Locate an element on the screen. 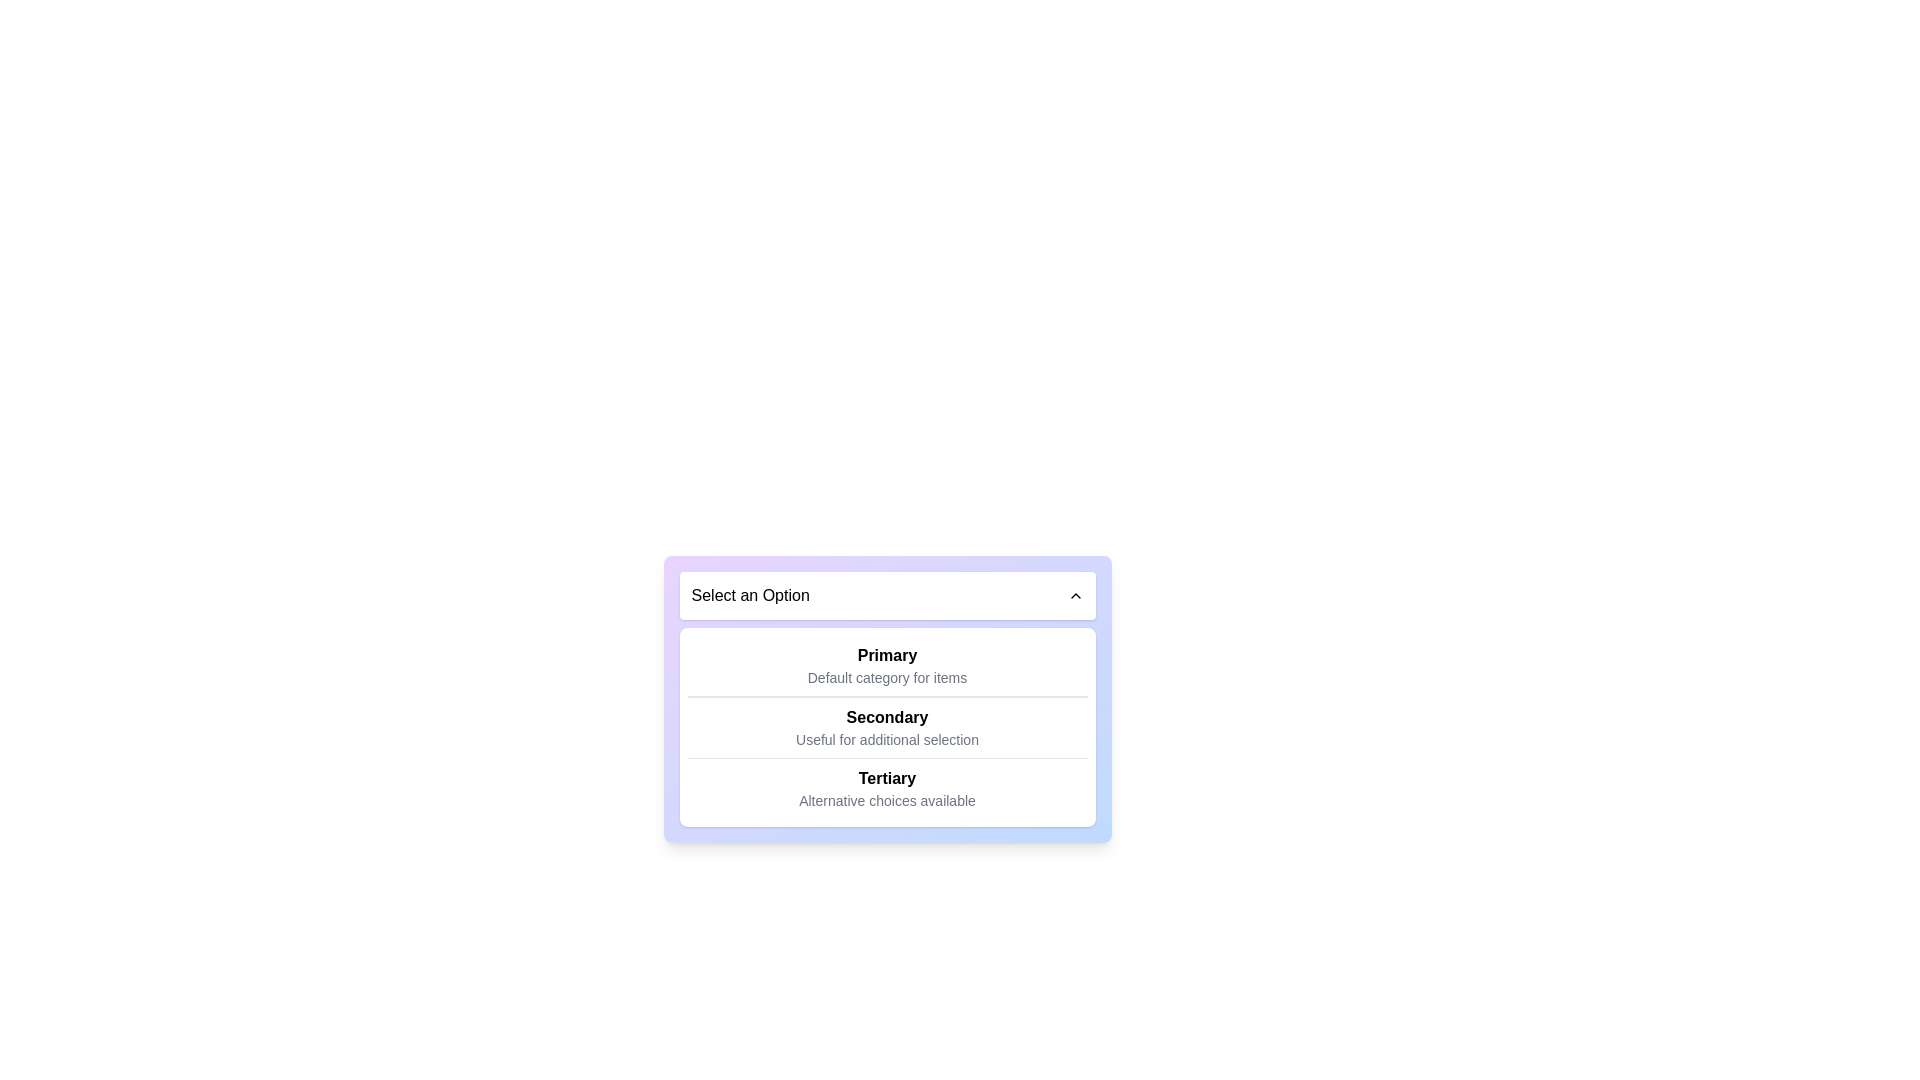  the upward-pointing chevron icon located at the far right of the 'Select an Option' dropdown component to interact with the dropdown is located at coordinates (1074, 595).